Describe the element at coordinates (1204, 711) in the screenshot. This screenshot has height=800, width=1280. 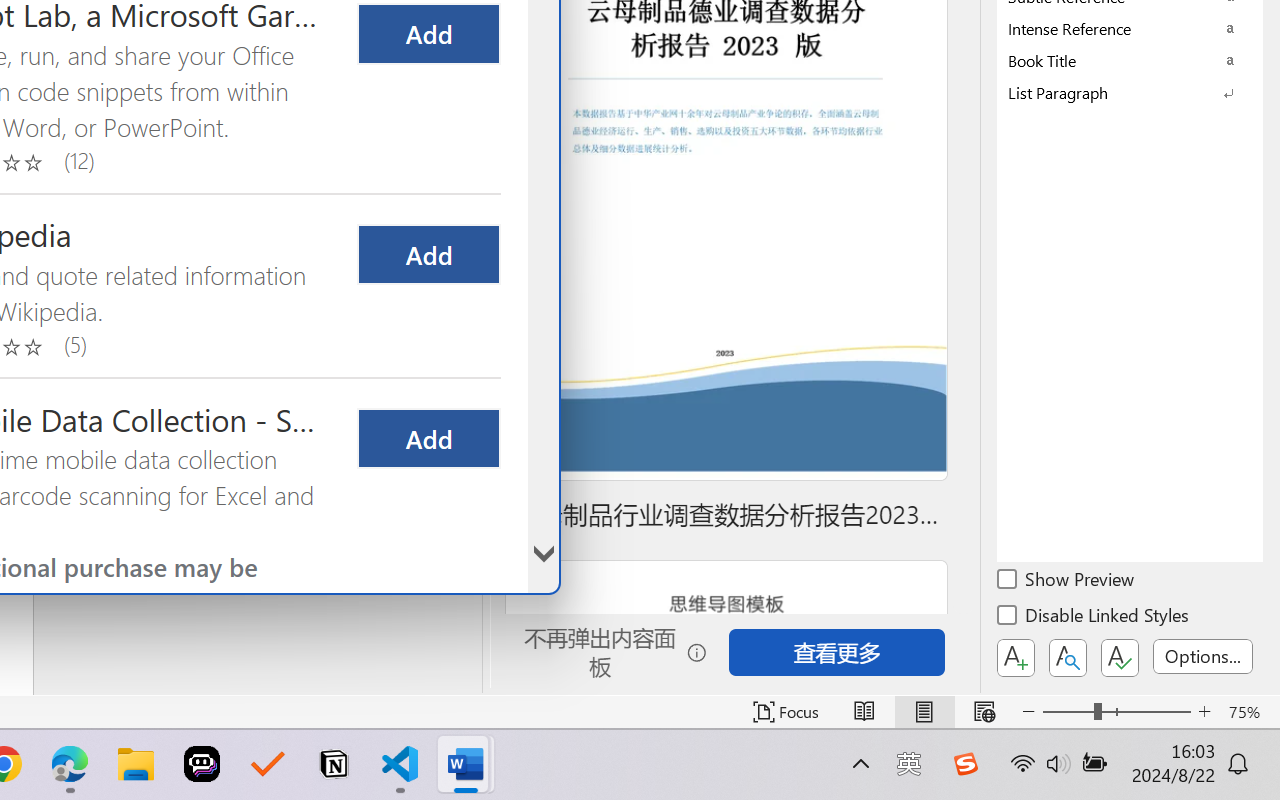
I see `'Zoom In'` at that location.